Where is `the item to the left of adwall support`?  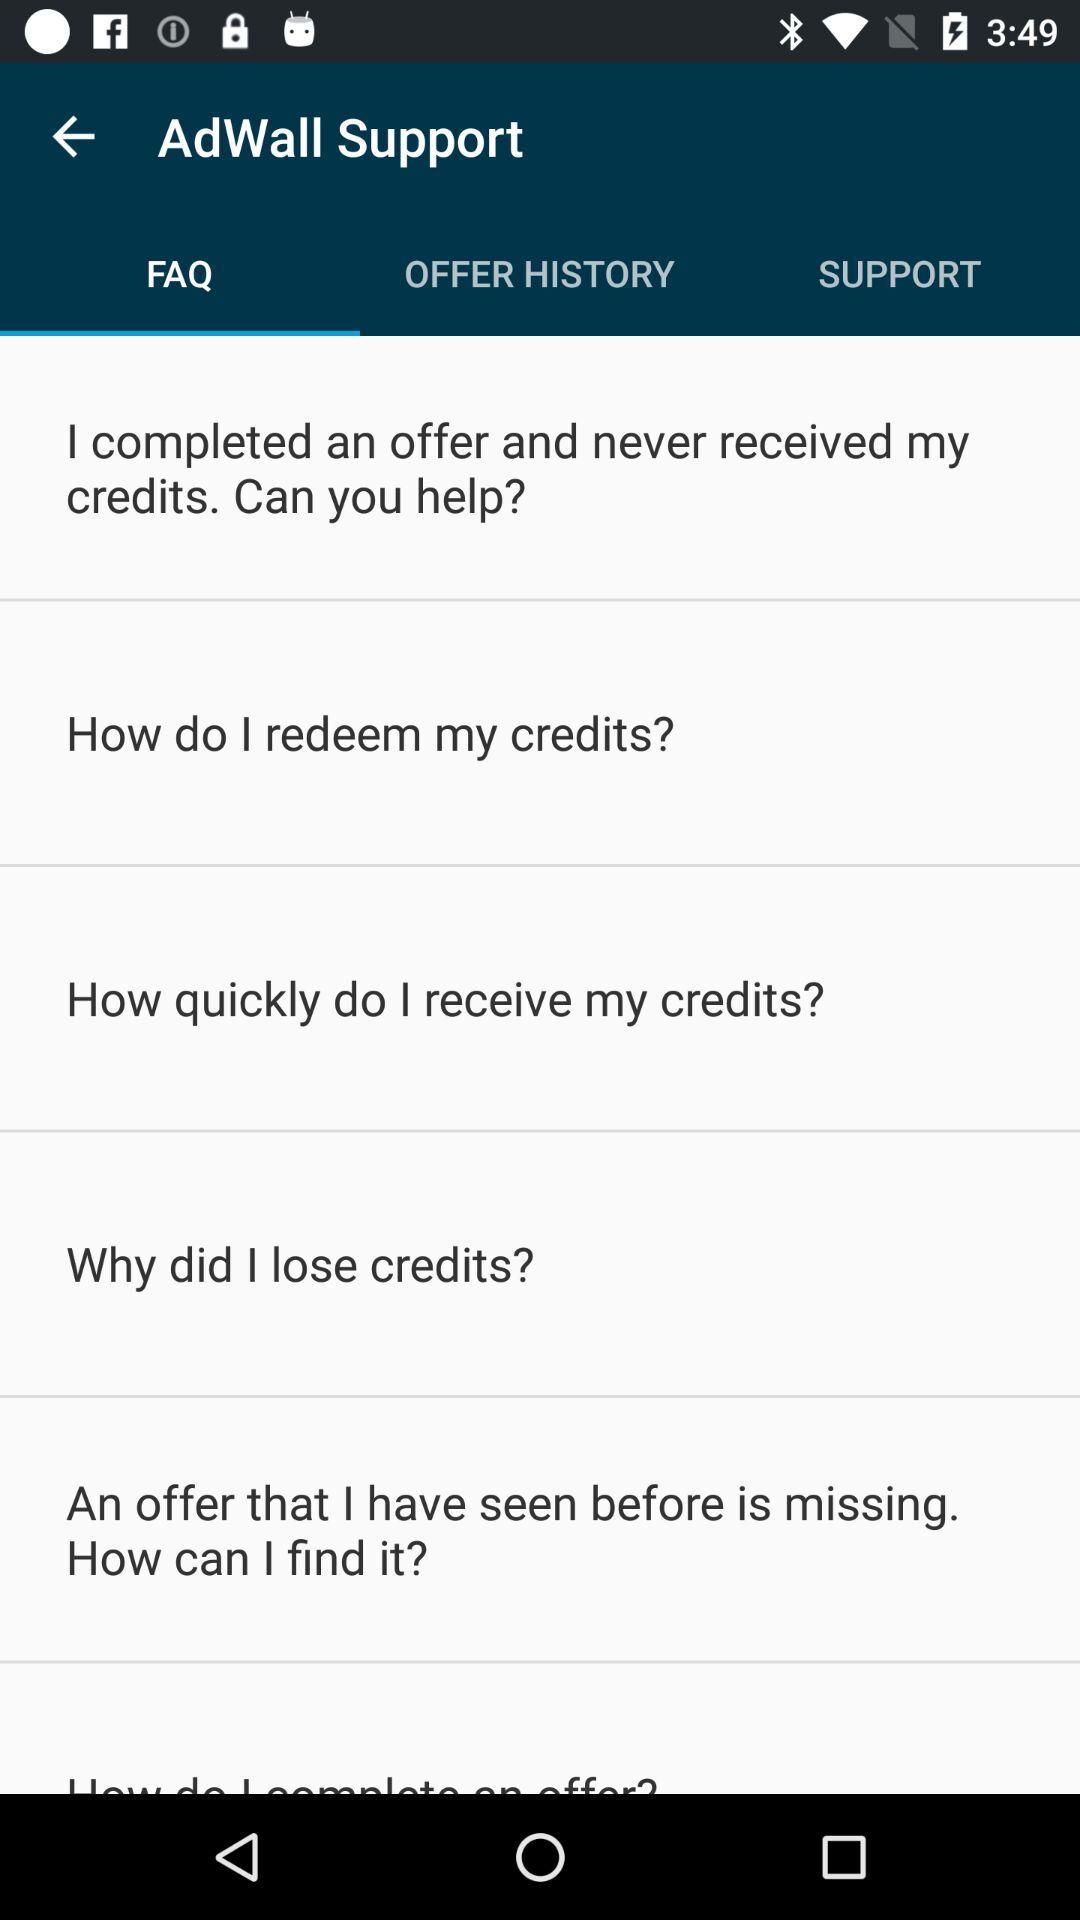
the item to the left of adwall support is located at coordinates (72, 135).